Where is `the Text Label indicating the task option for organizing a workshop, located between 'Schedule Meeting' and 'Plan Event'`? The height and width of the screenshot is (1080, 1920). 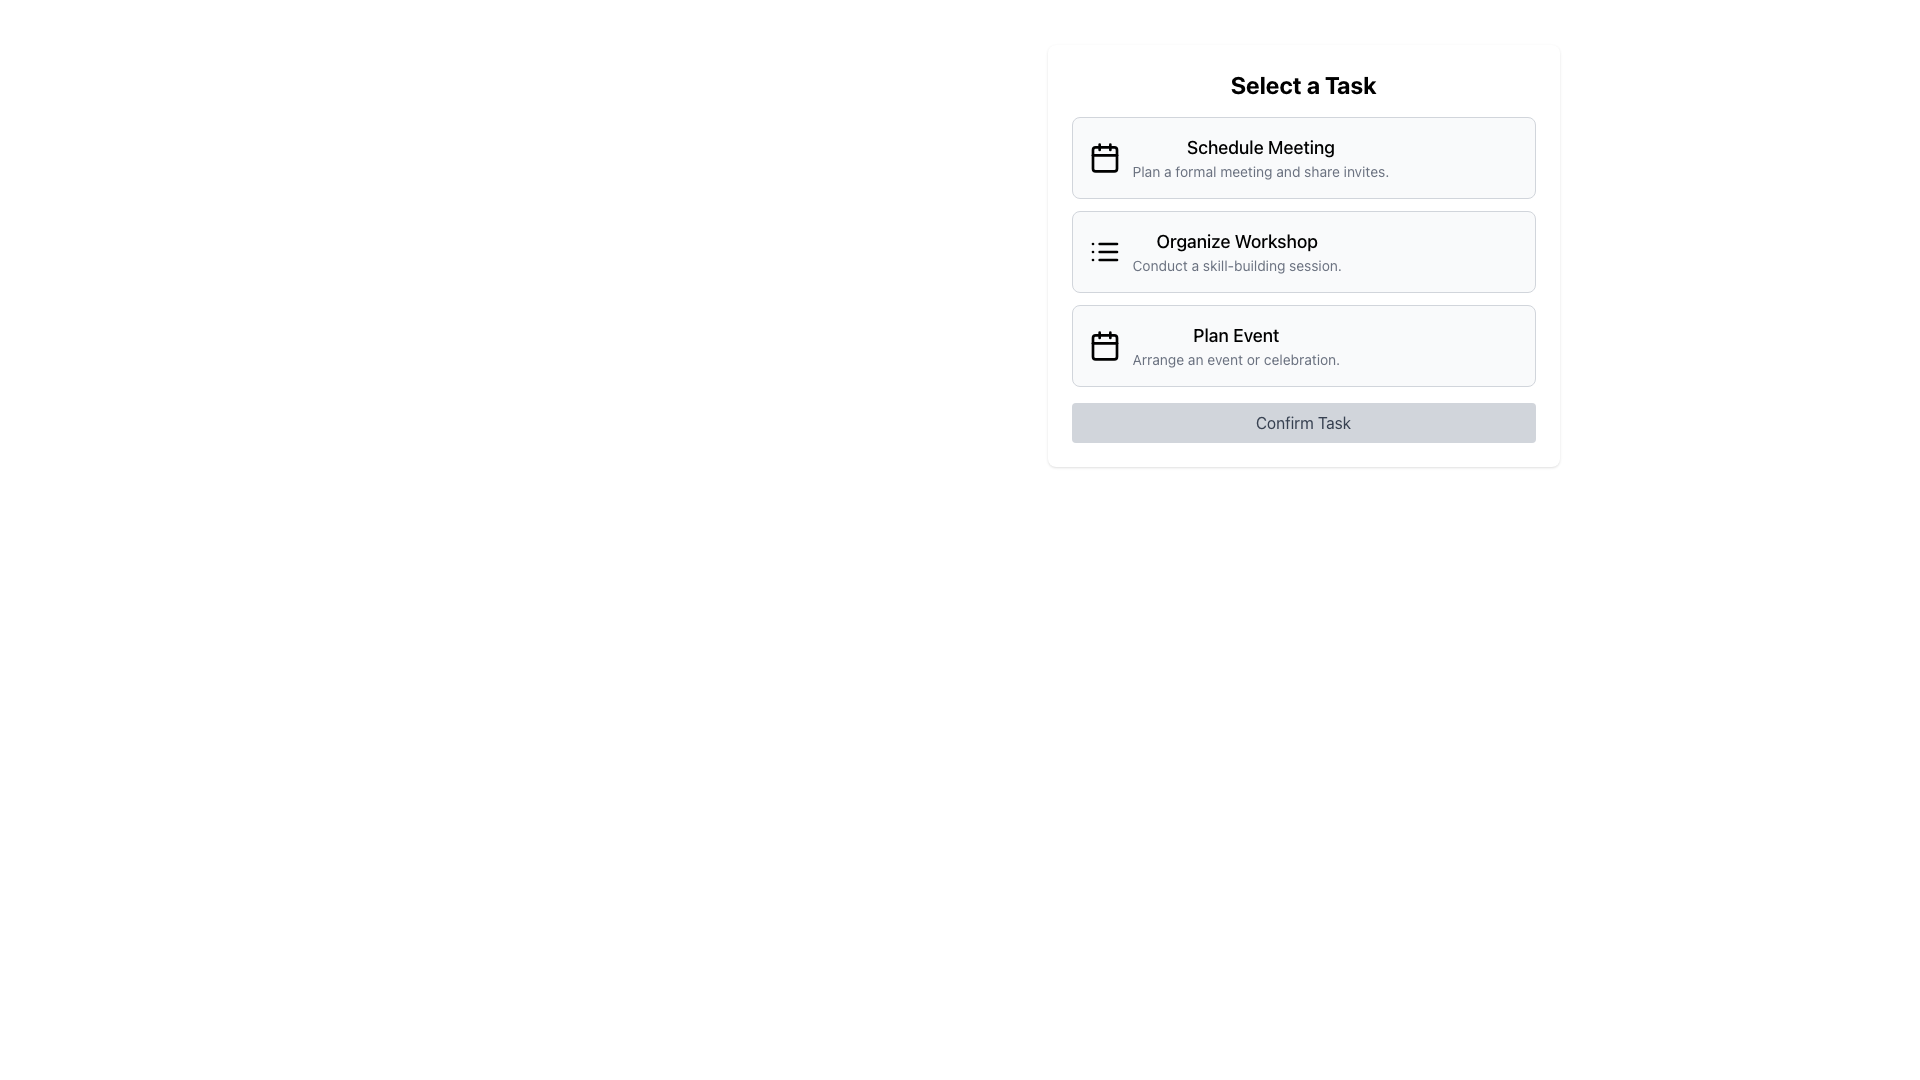
the Text Label indicating the task option for organizing a workshop, located between 'Schedule Meeting' and 'Plan Event' is located at coordinates (1236, 241).